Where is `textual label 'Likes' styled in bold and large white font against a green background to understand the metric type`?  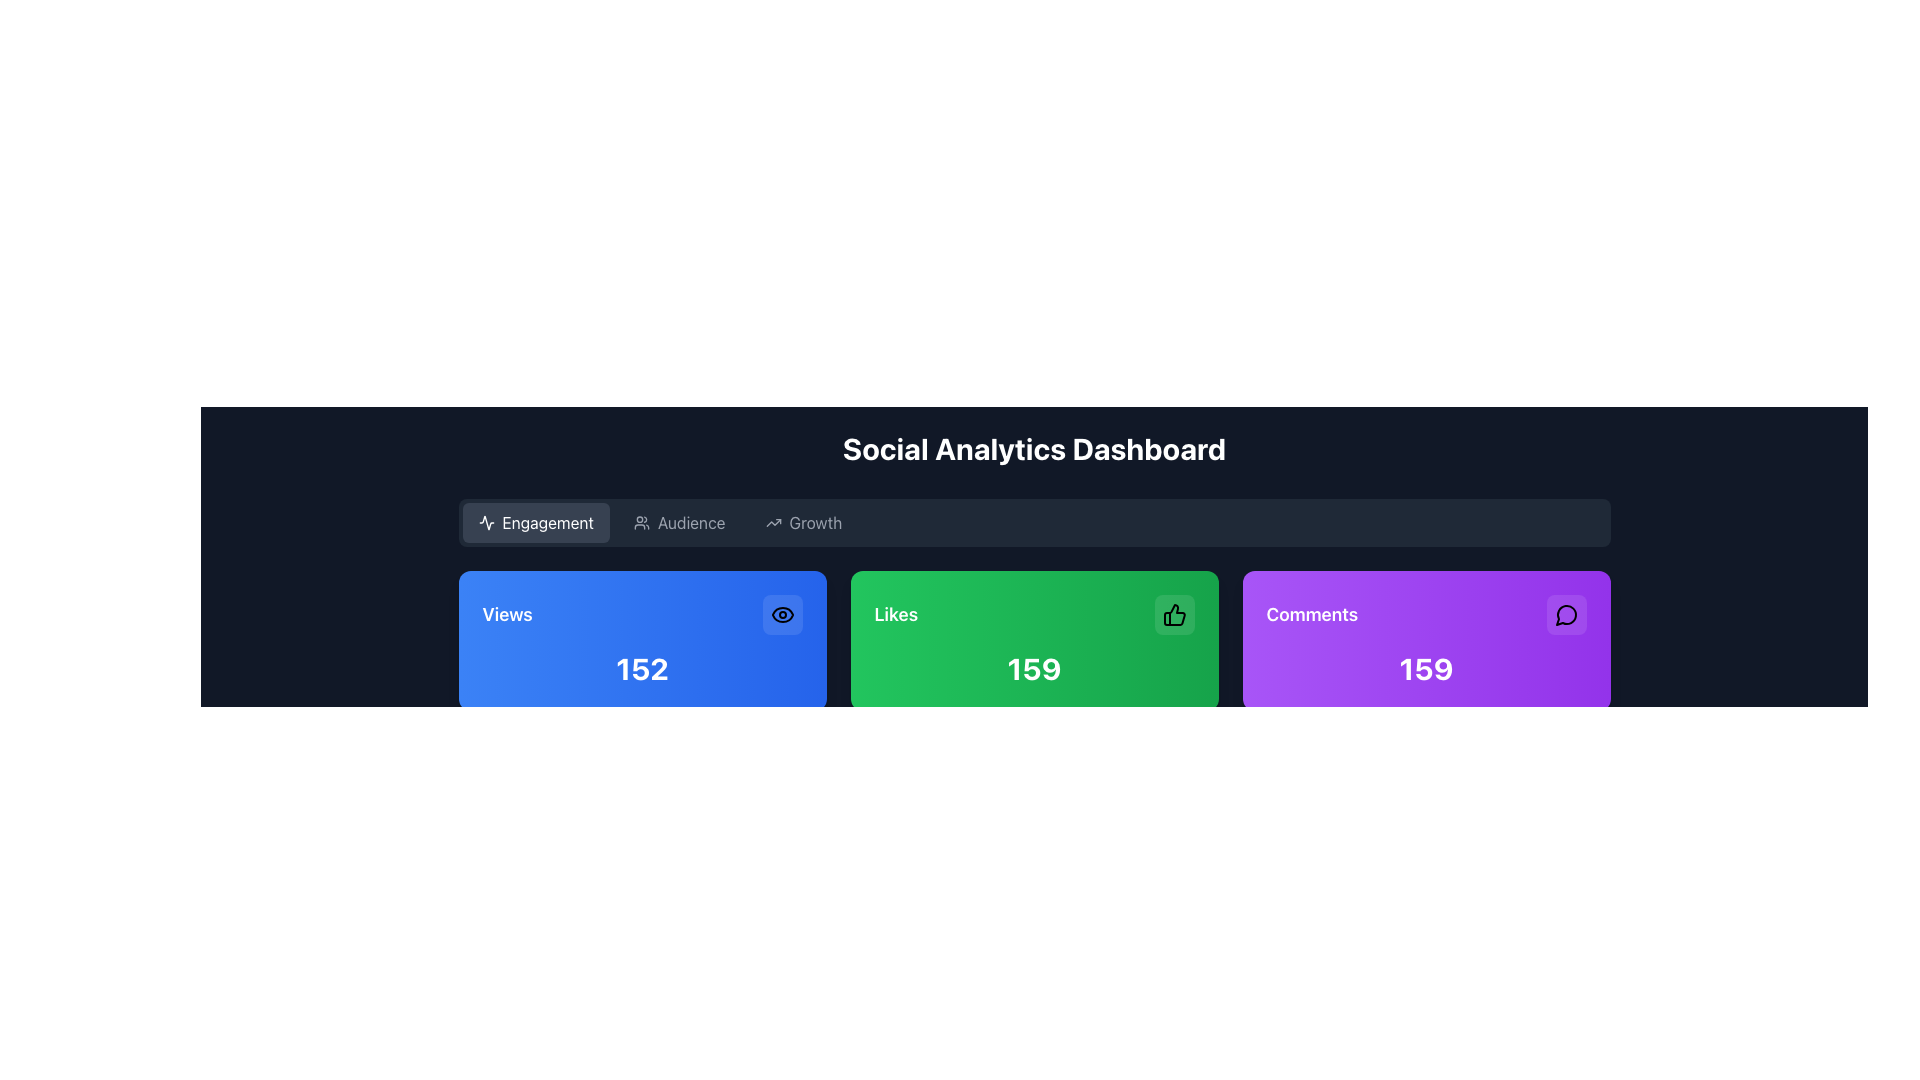
textual label 'Likes' styled in bold and large white font against a green background to understand the metric type is located at coordinates (895, 613).